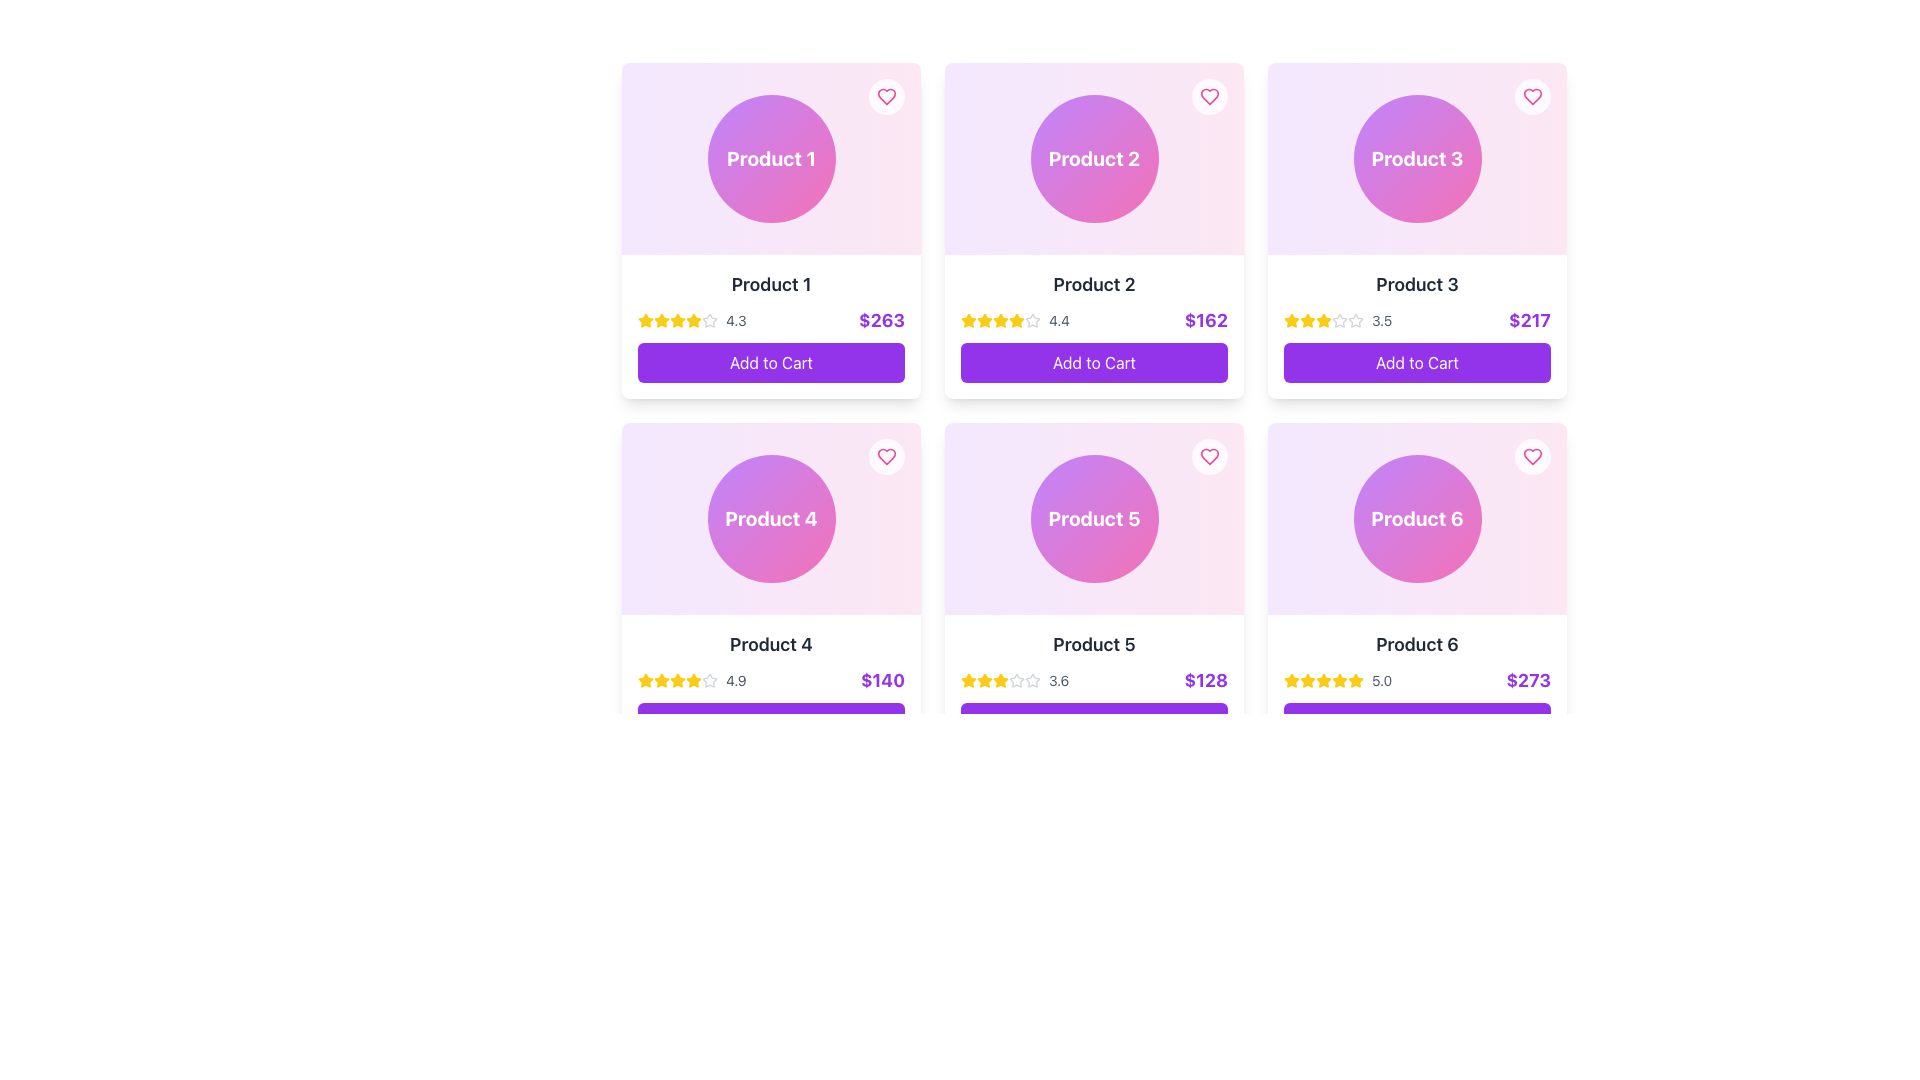 The height and width of the screenshot is (1080, 1920). What do you see at coordinates (1093, 722) in the screenshot?
I see `the 'Add to Cart' button with a purple background and white text label, which is located at the bottom center of the card for 'Product 5', to observe its hover effects` at bounding box center [1093, 722].